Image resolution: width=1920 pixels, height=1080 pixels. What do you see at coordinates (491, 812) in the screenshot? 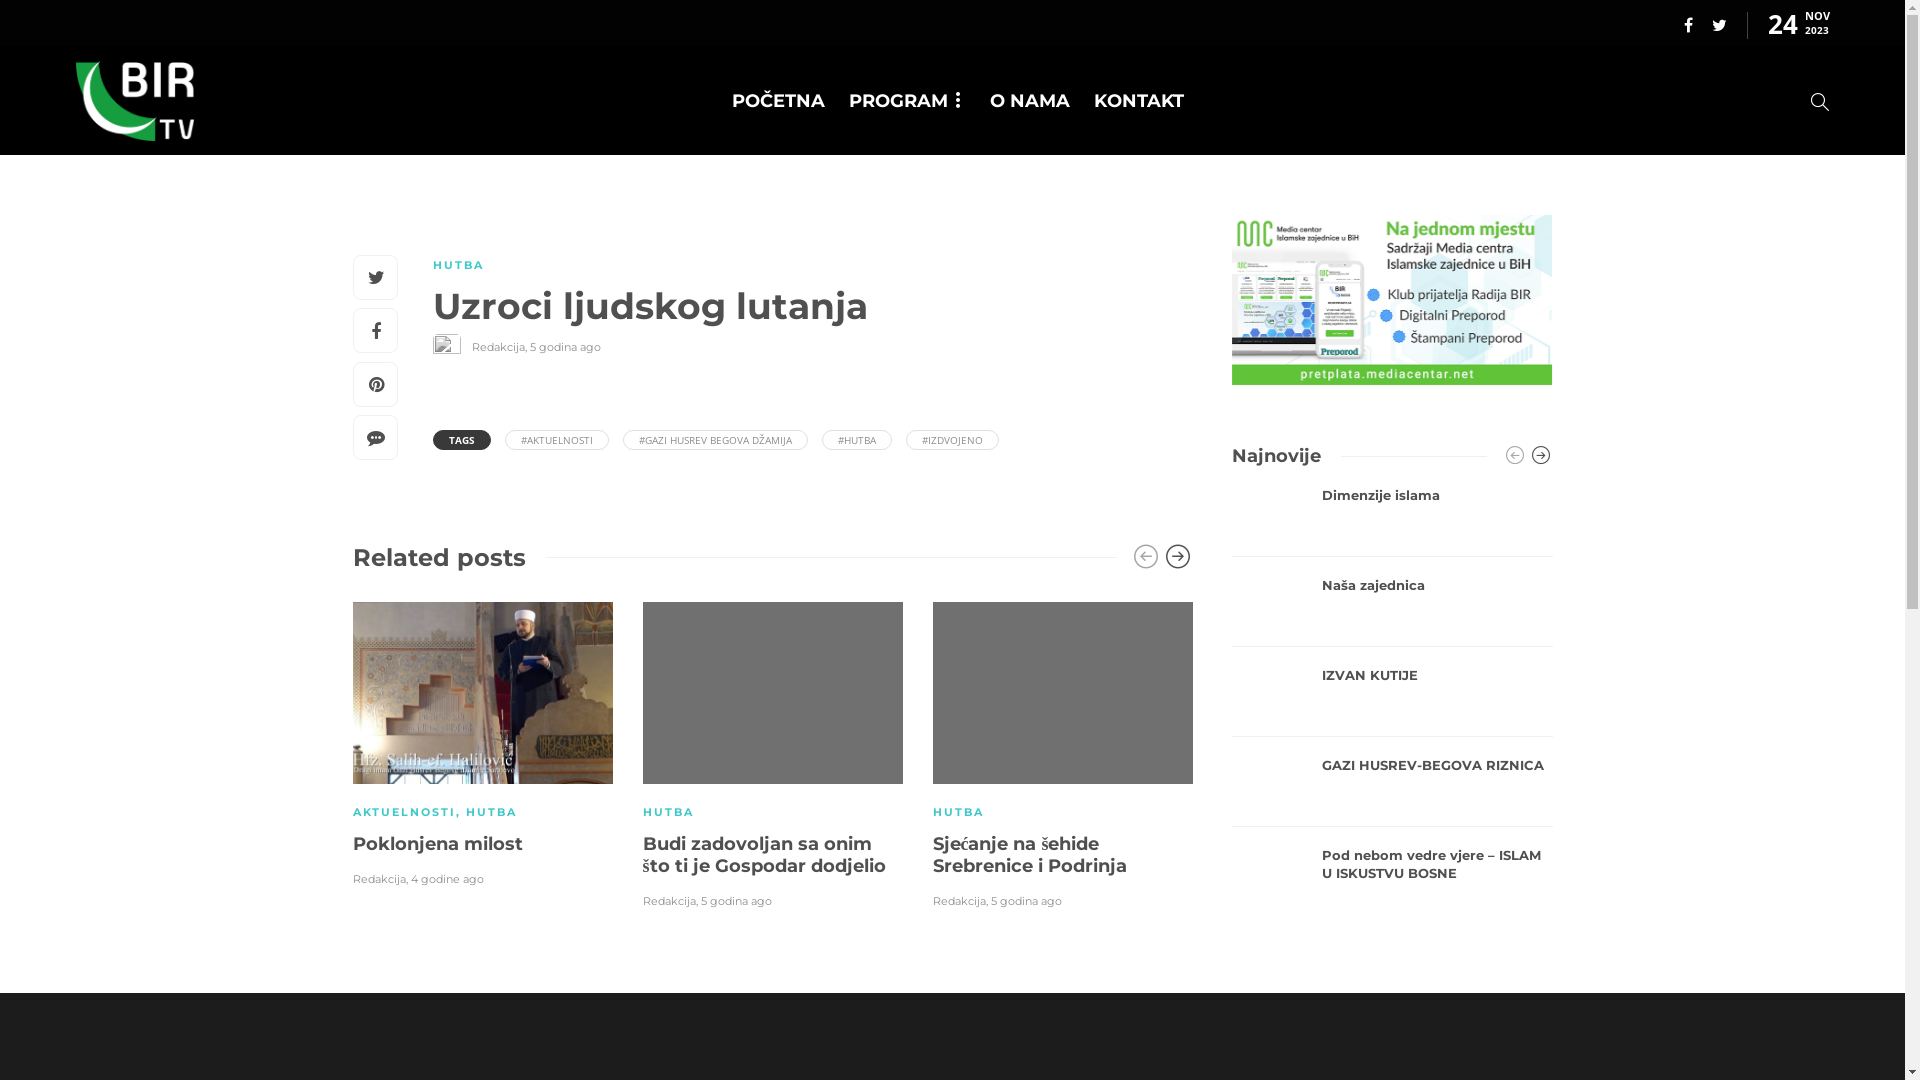
I see `'HUTBA'` at bounding box center [491, 812].